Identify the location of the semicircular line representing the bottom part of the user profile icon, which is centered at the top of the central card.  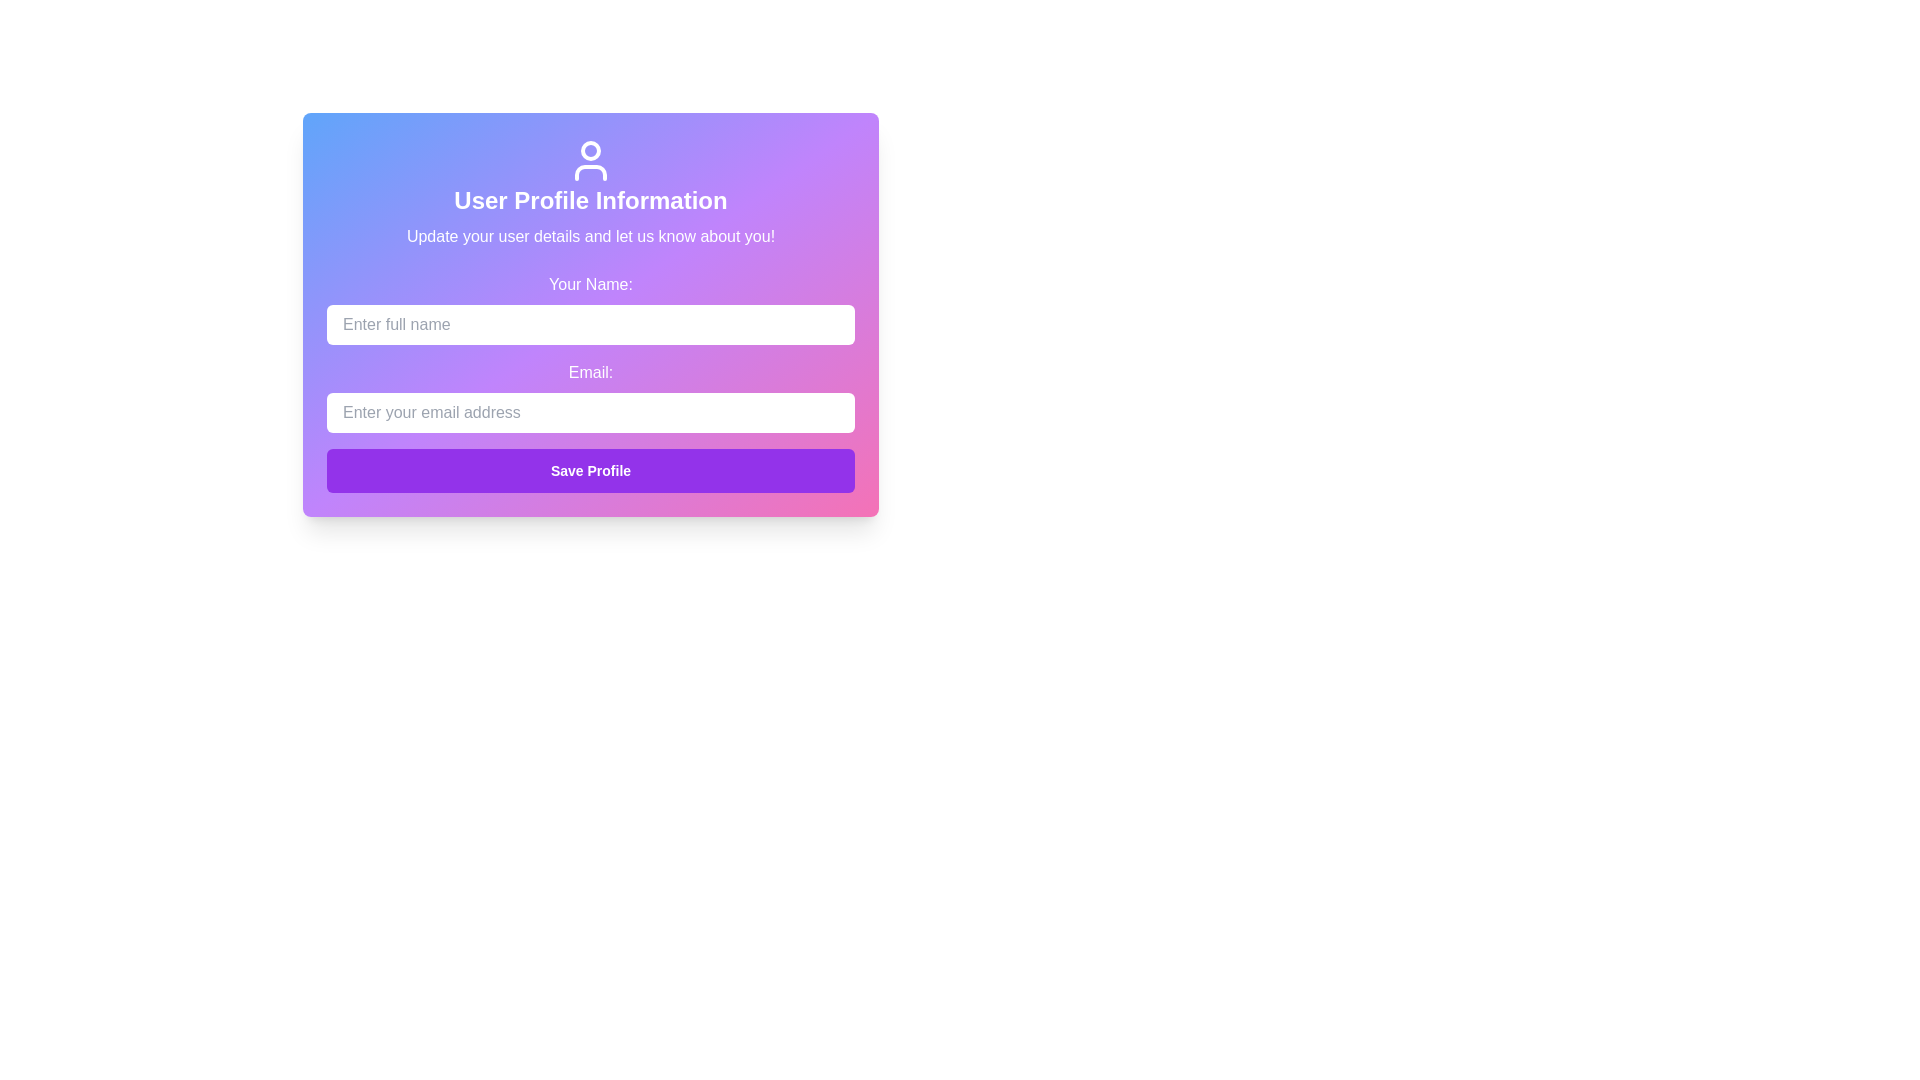
(589, 172).